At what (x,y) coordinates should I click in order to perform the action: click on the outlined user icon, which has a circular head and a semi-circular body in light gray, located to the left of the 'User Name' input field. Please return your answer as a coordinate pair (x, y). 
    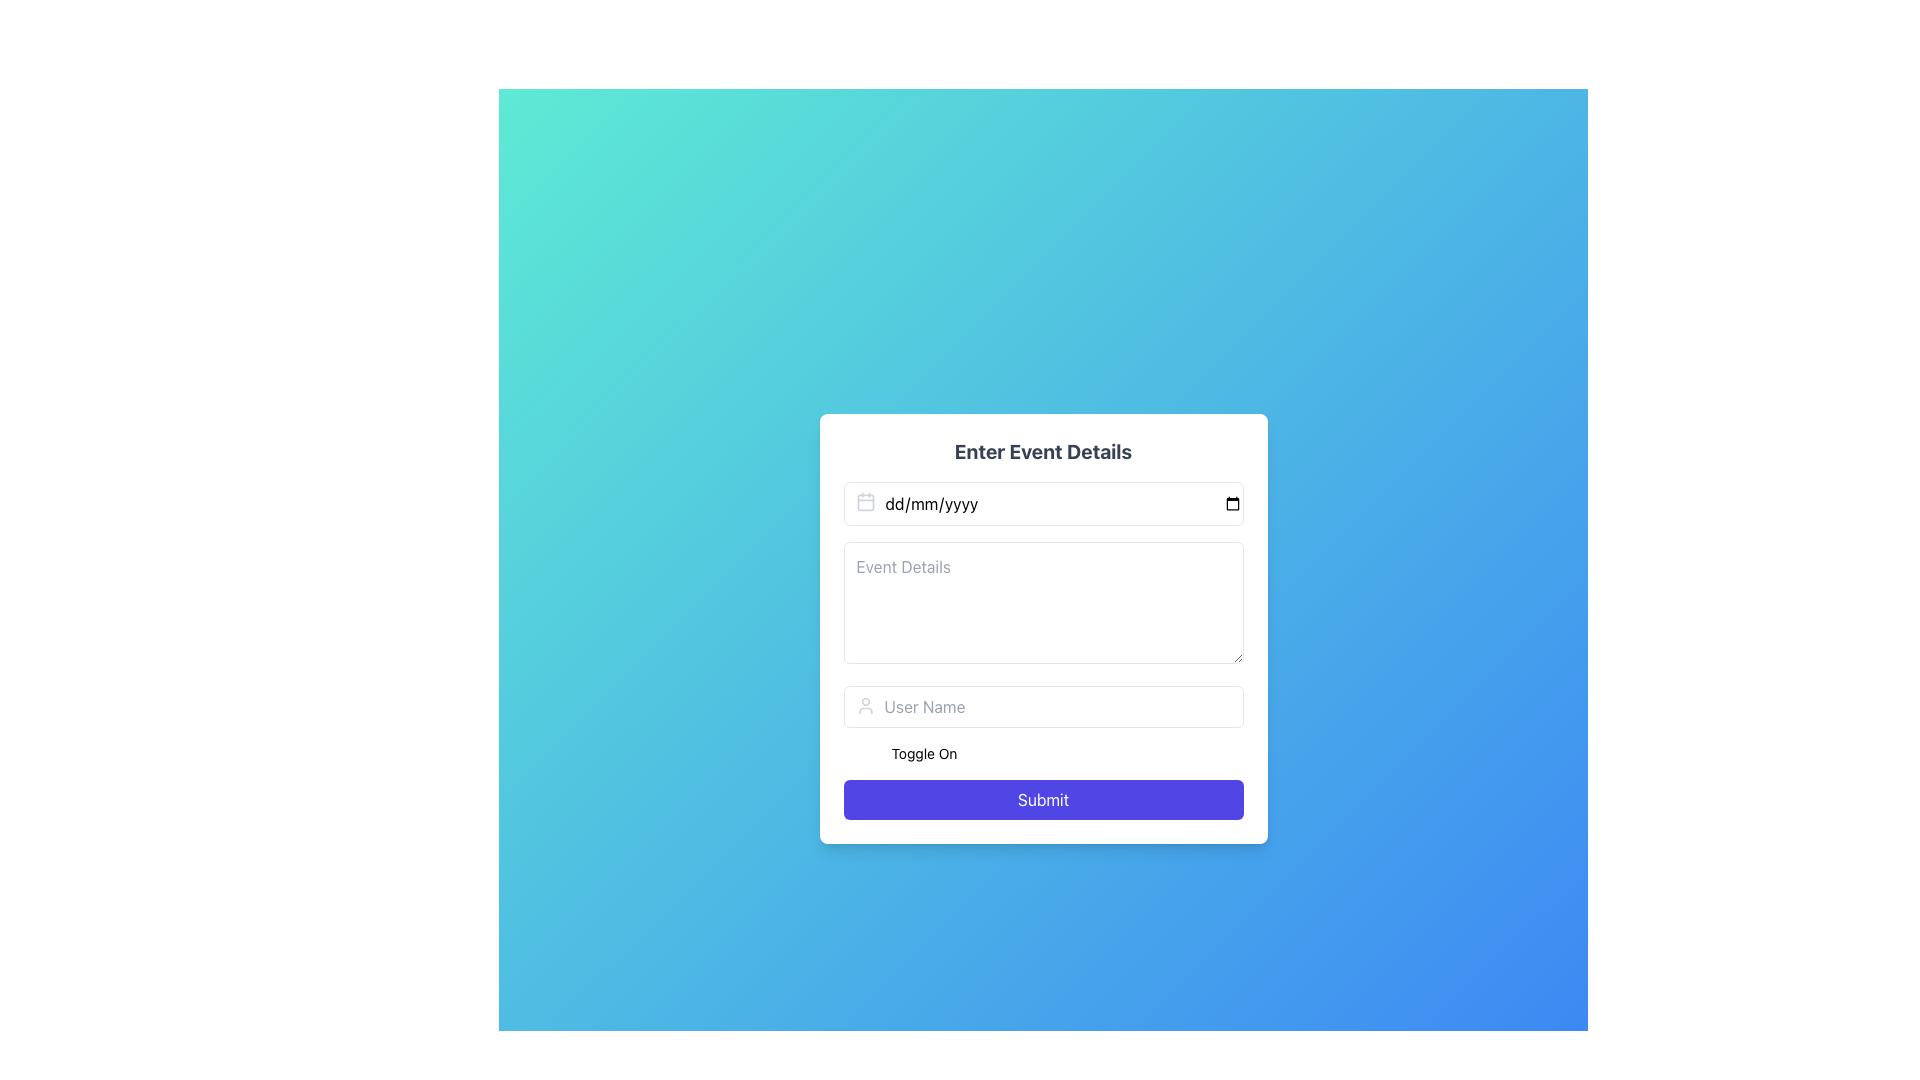
    Looking at the image, I should click on (865, 704).